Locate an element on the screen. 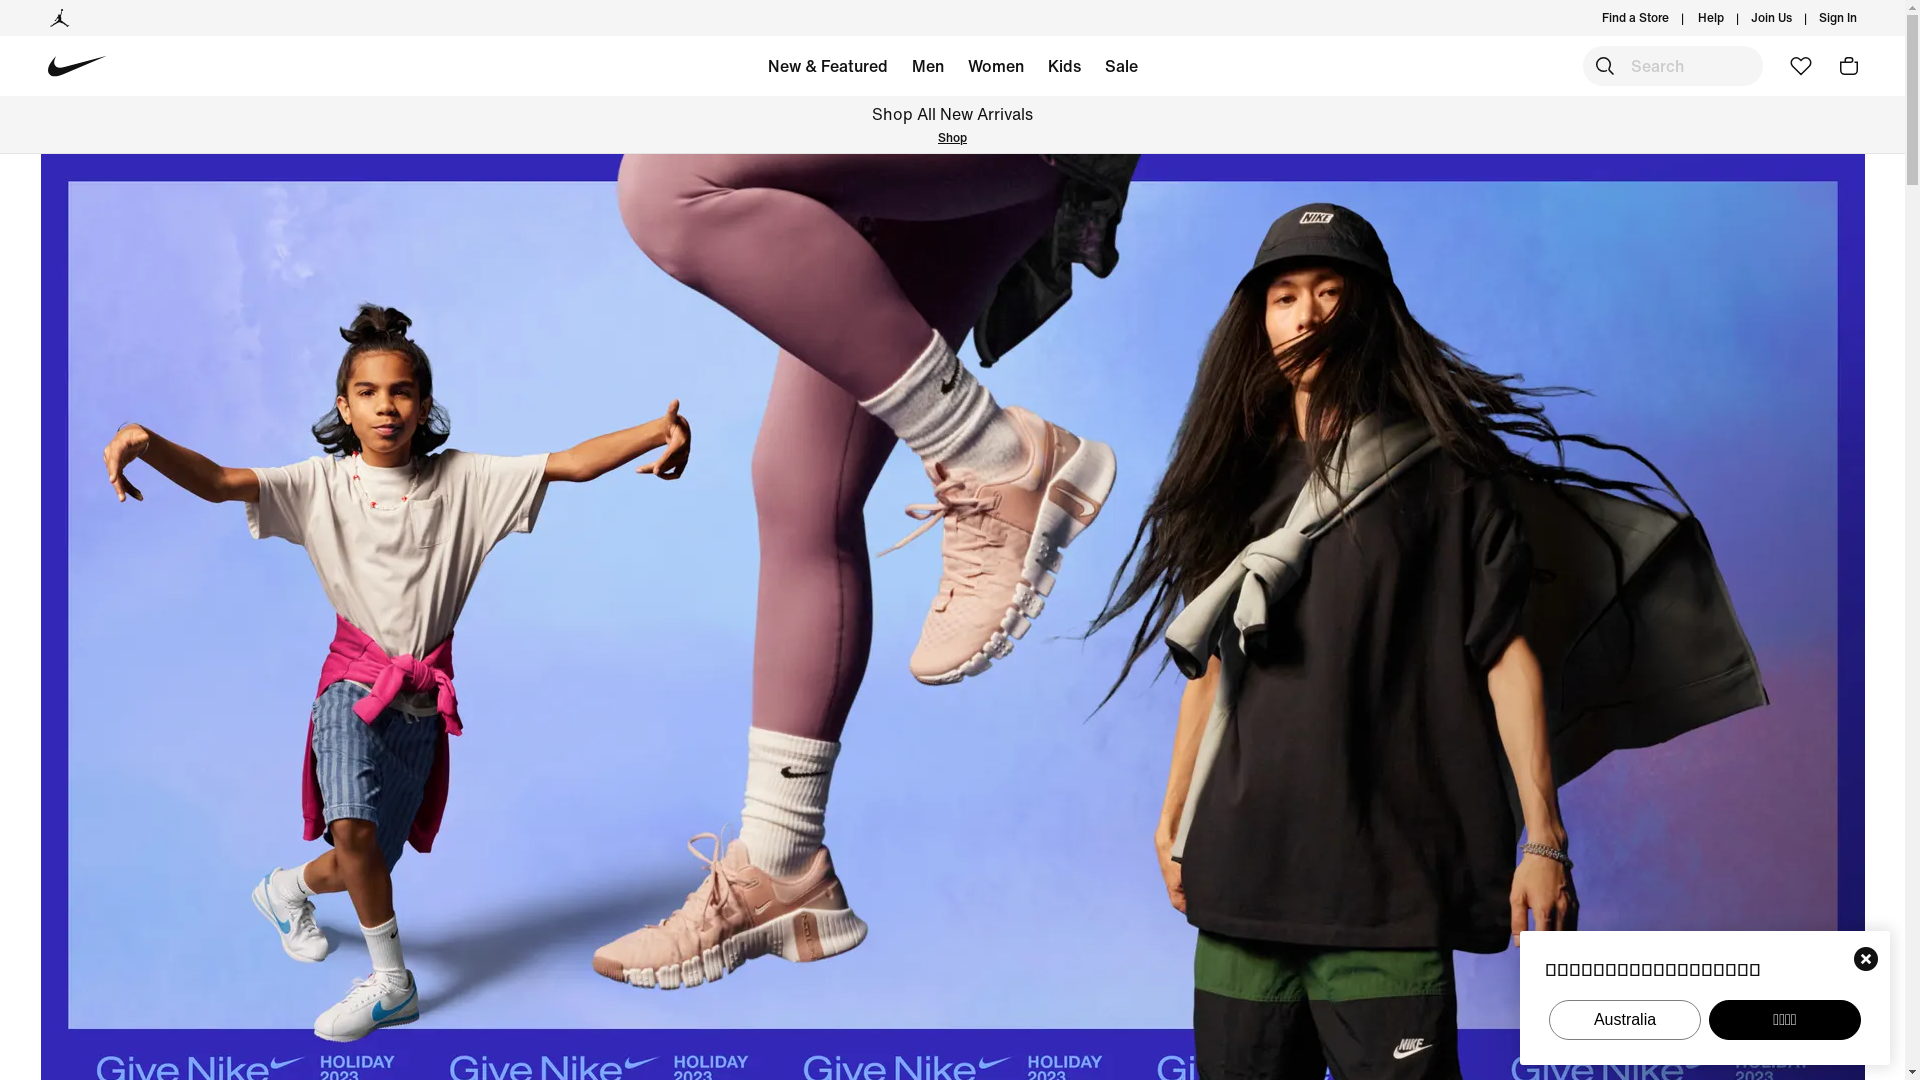  'Help' is located at coordinates (1709, 18).